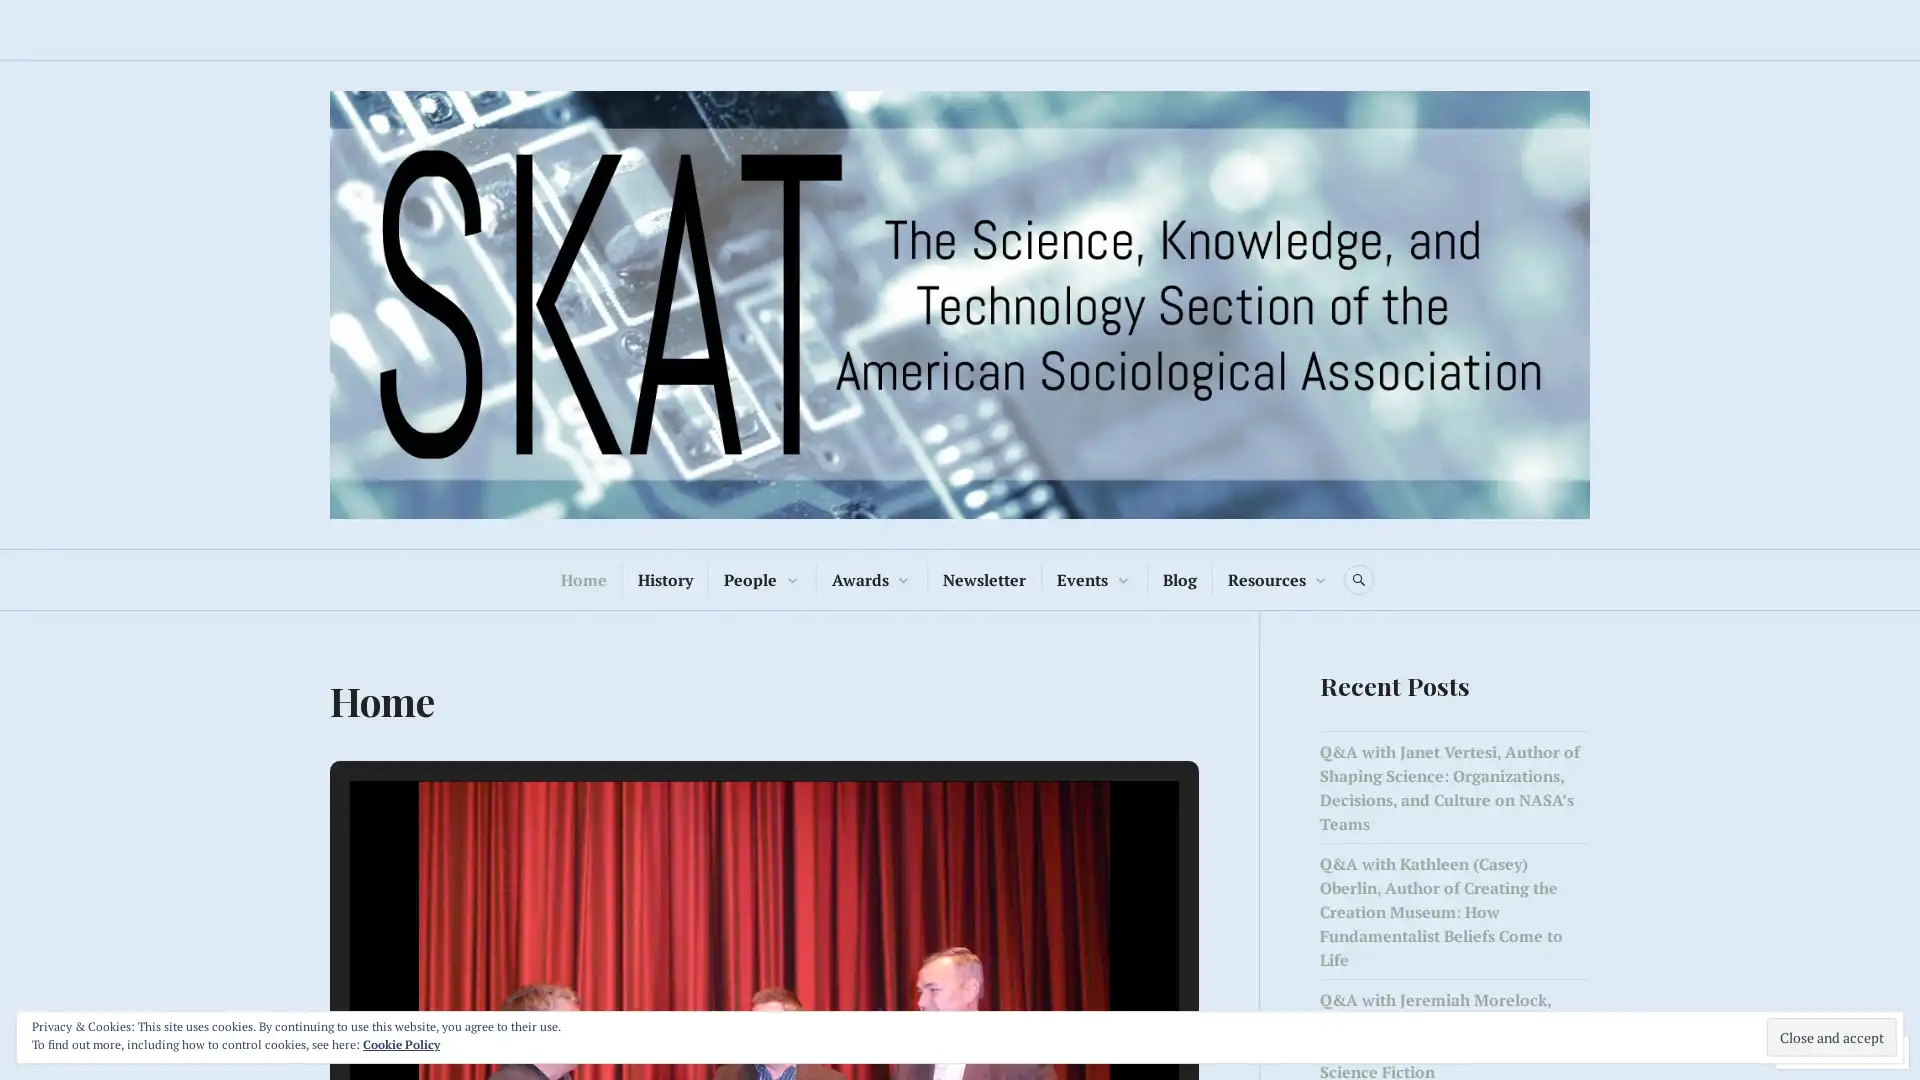 The width and height of the screenshot is (1920, 1080). I want to click on SEARCH, so click(1358, 579).